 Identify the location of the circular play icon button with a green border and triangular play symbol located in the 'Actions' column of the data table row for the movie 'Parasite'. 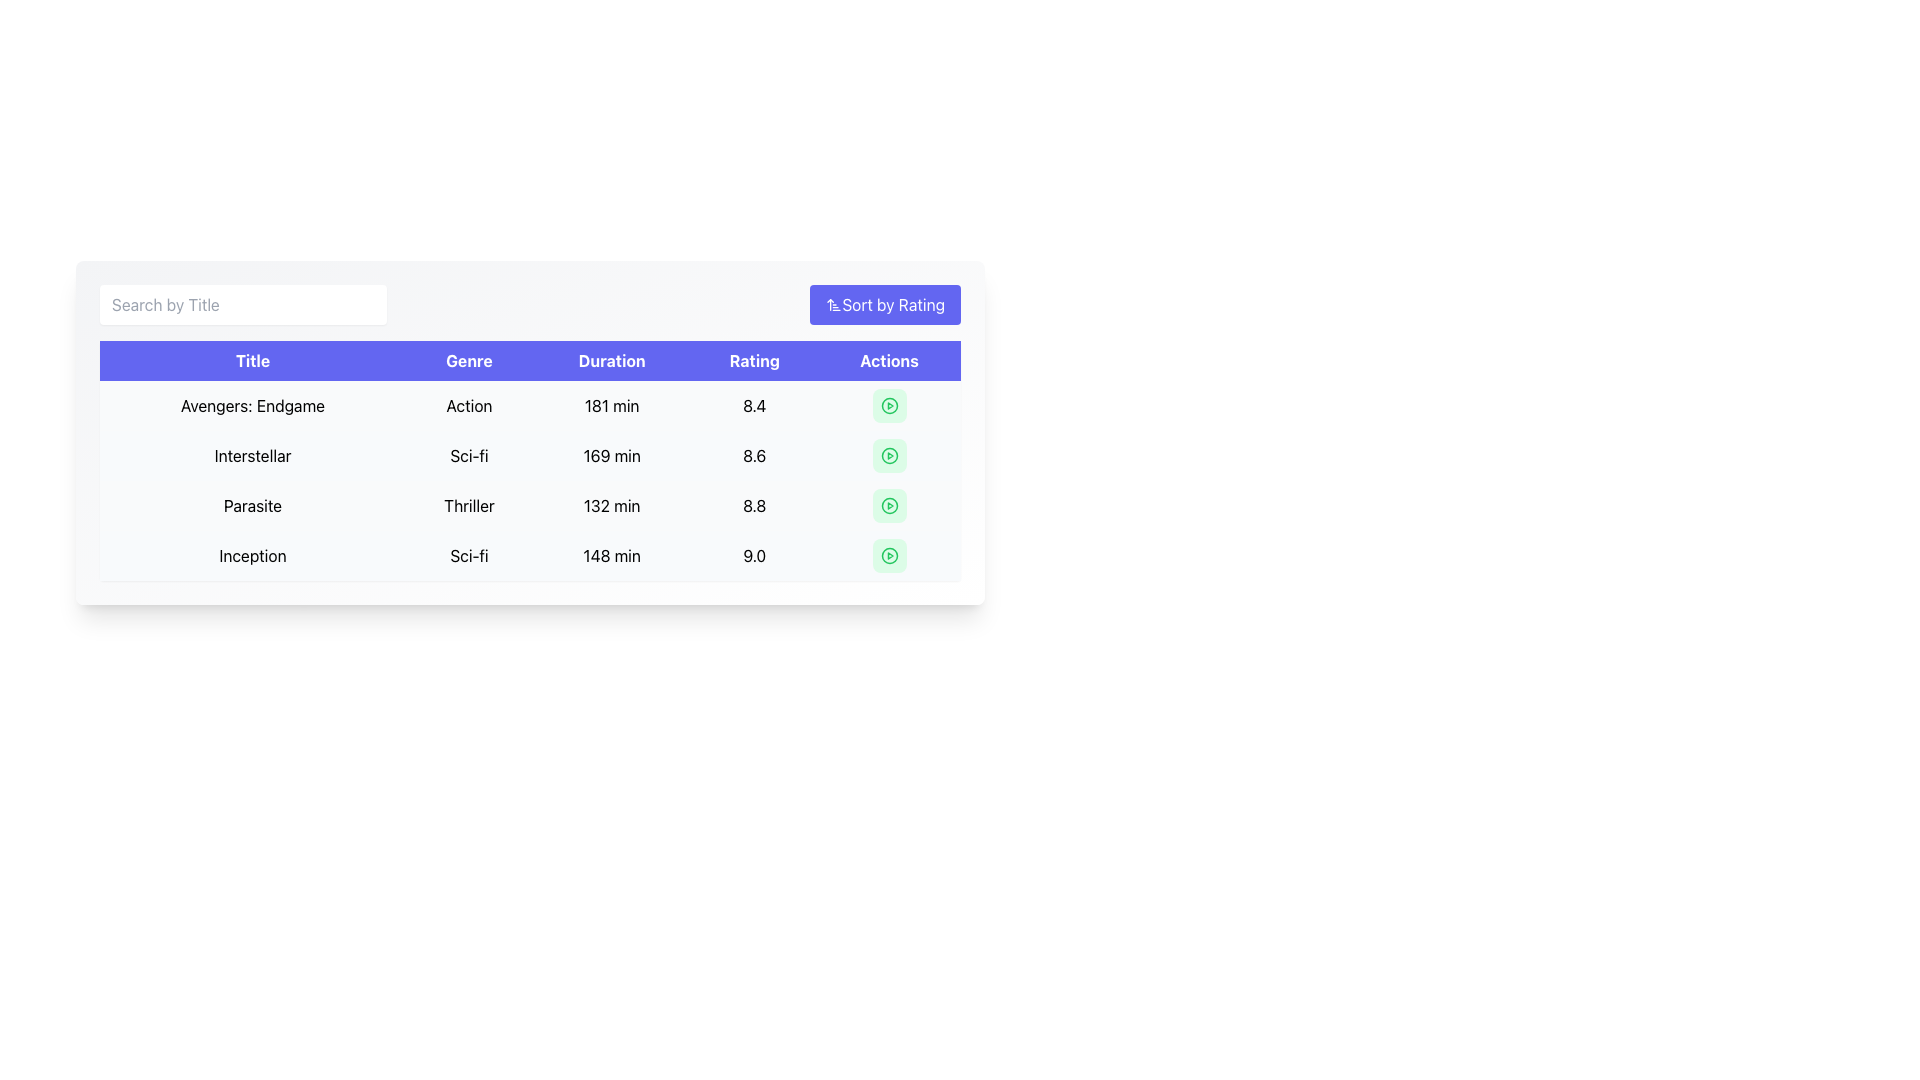
(888, 504).